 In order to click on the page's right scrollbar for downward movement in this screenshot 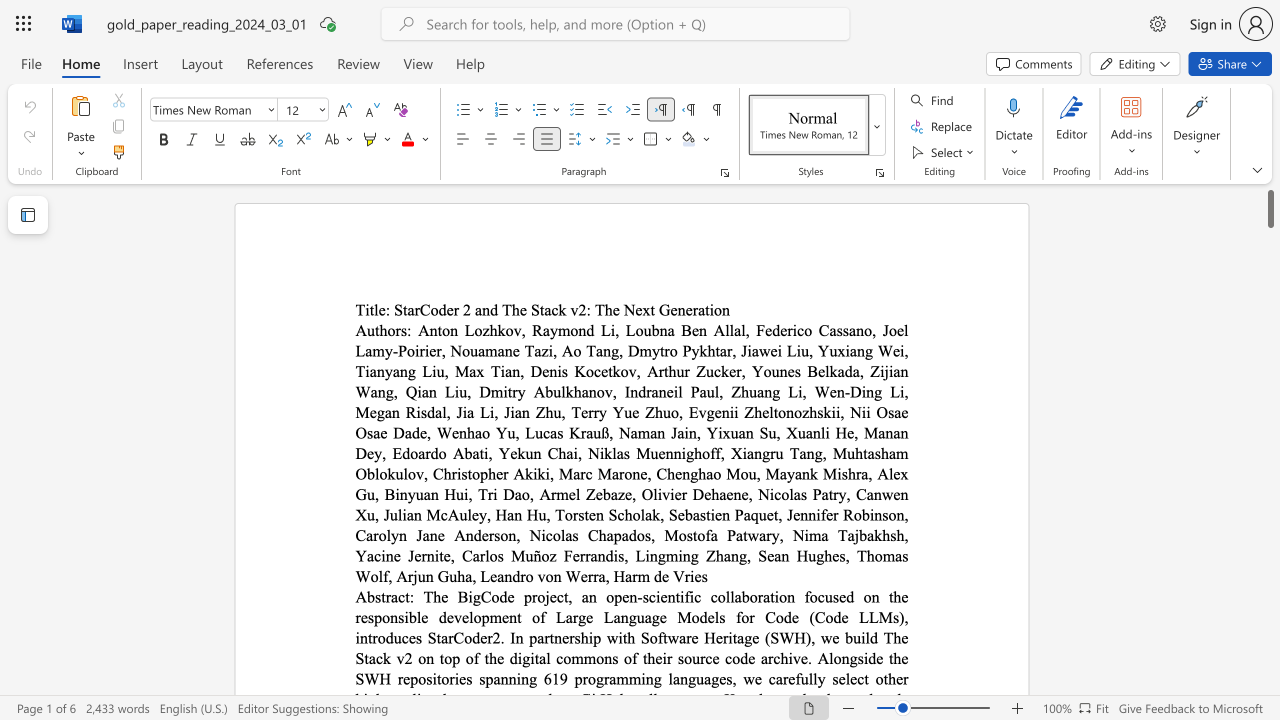, I will do `click(1269, 318)`.